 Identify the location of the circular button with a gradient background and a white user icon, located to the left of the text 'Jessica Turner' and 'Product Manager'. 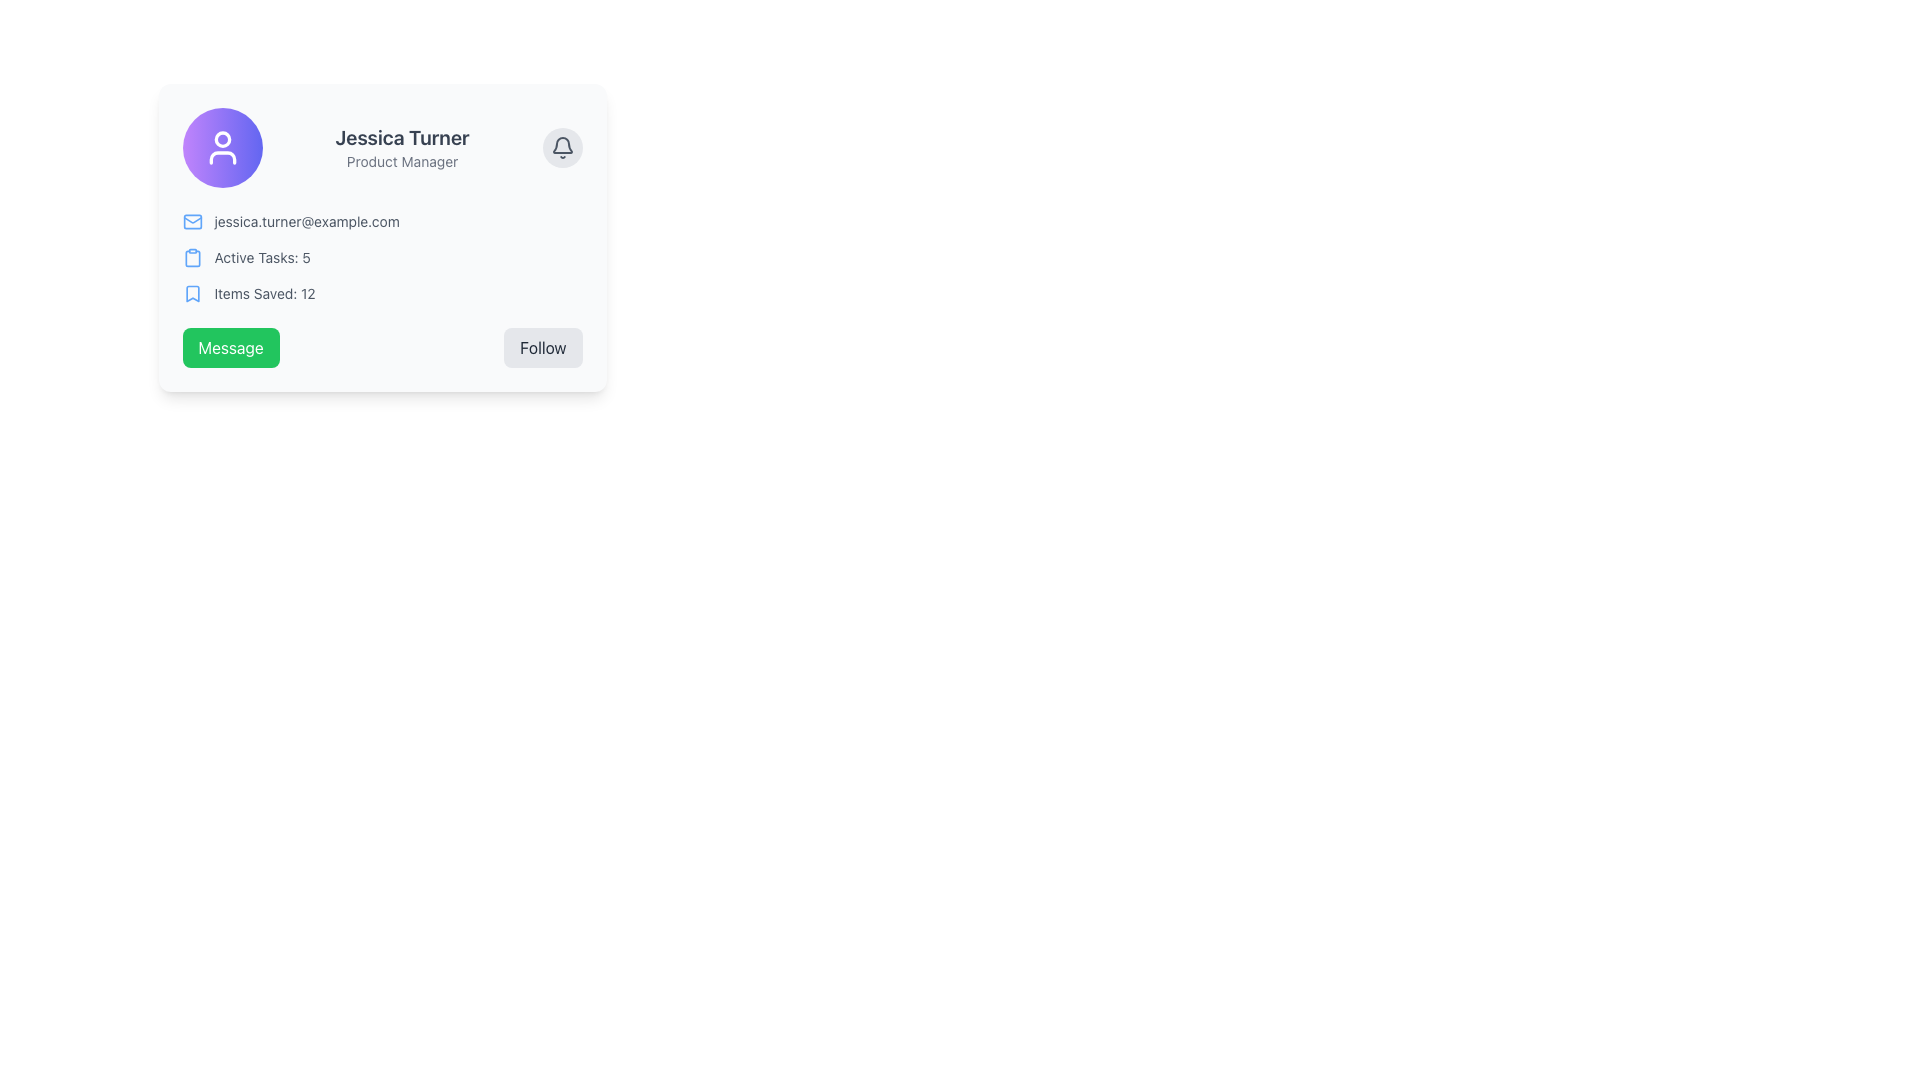
(222, 146).